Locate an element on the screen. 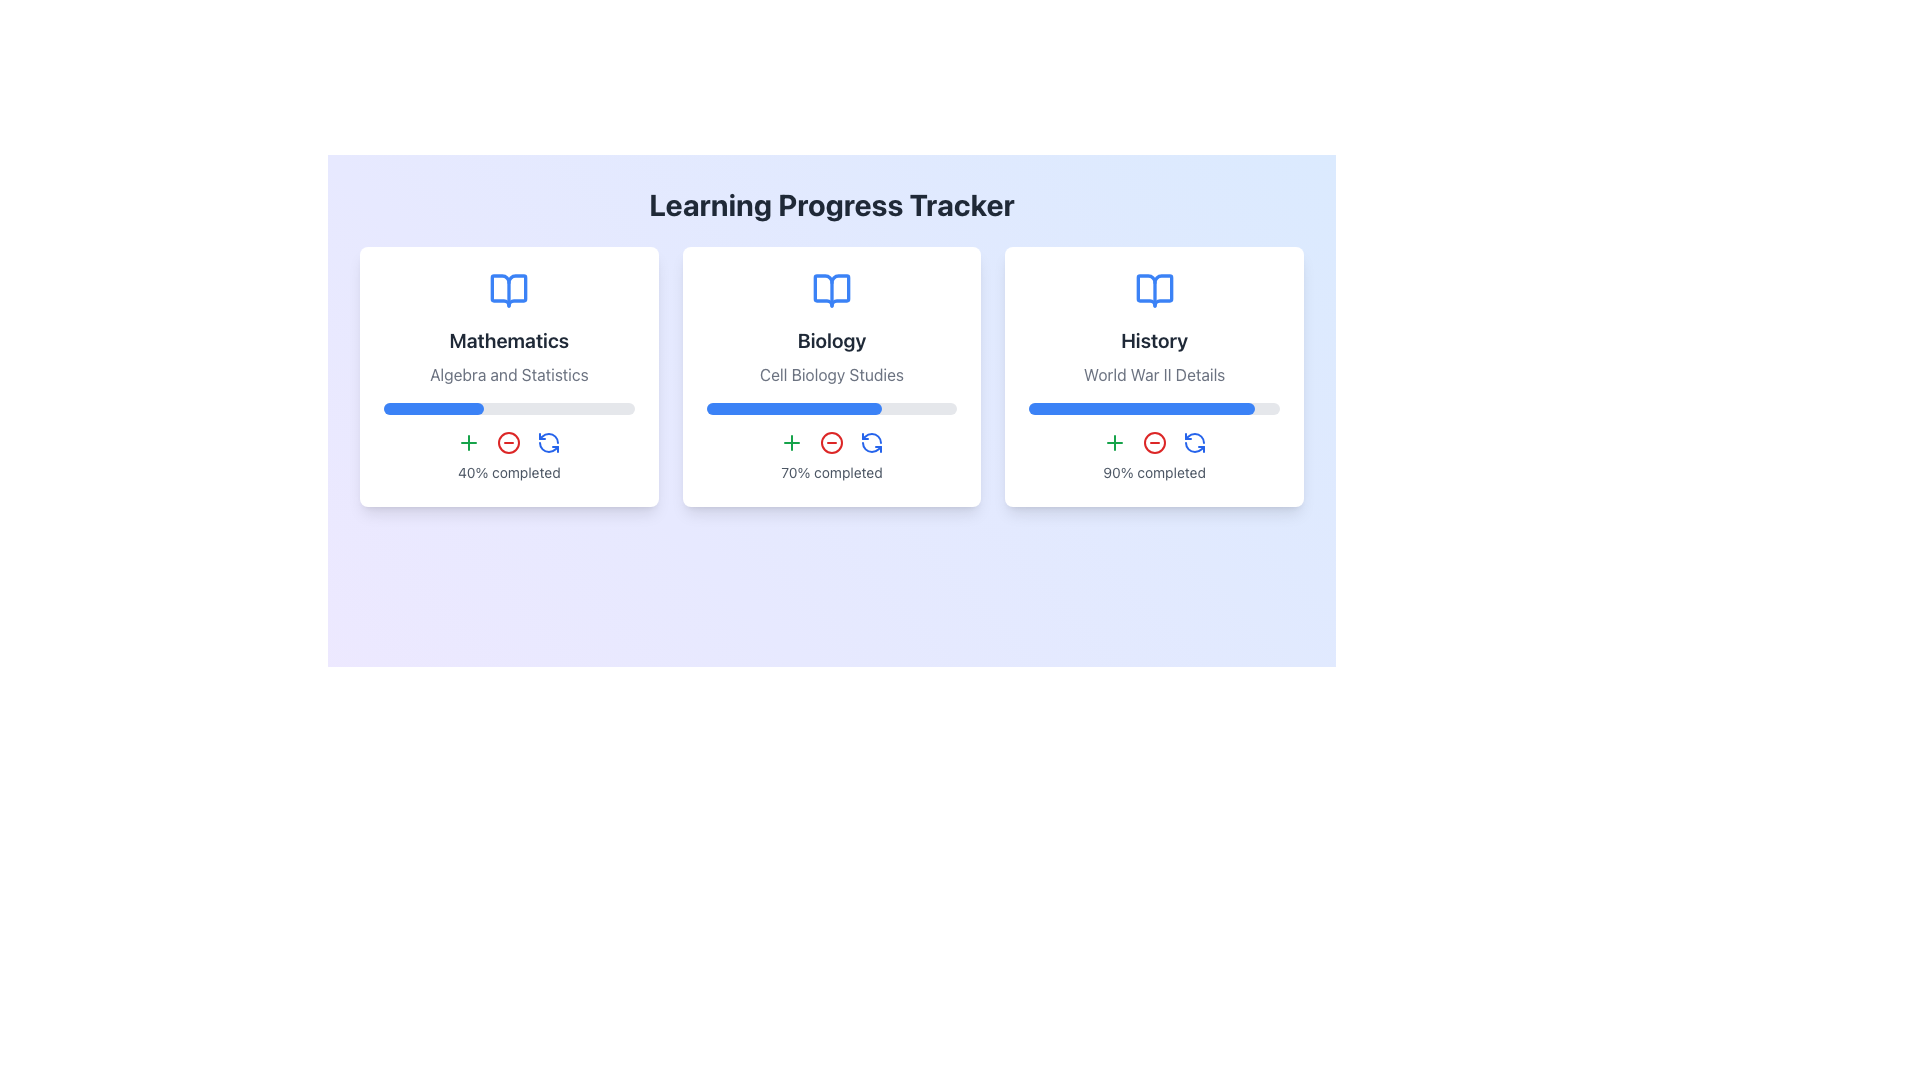  the static text label indicating the completion progress of the 'Biology' course, located at the bottom of the 'Biology' card is located at coordinates (831, 473).